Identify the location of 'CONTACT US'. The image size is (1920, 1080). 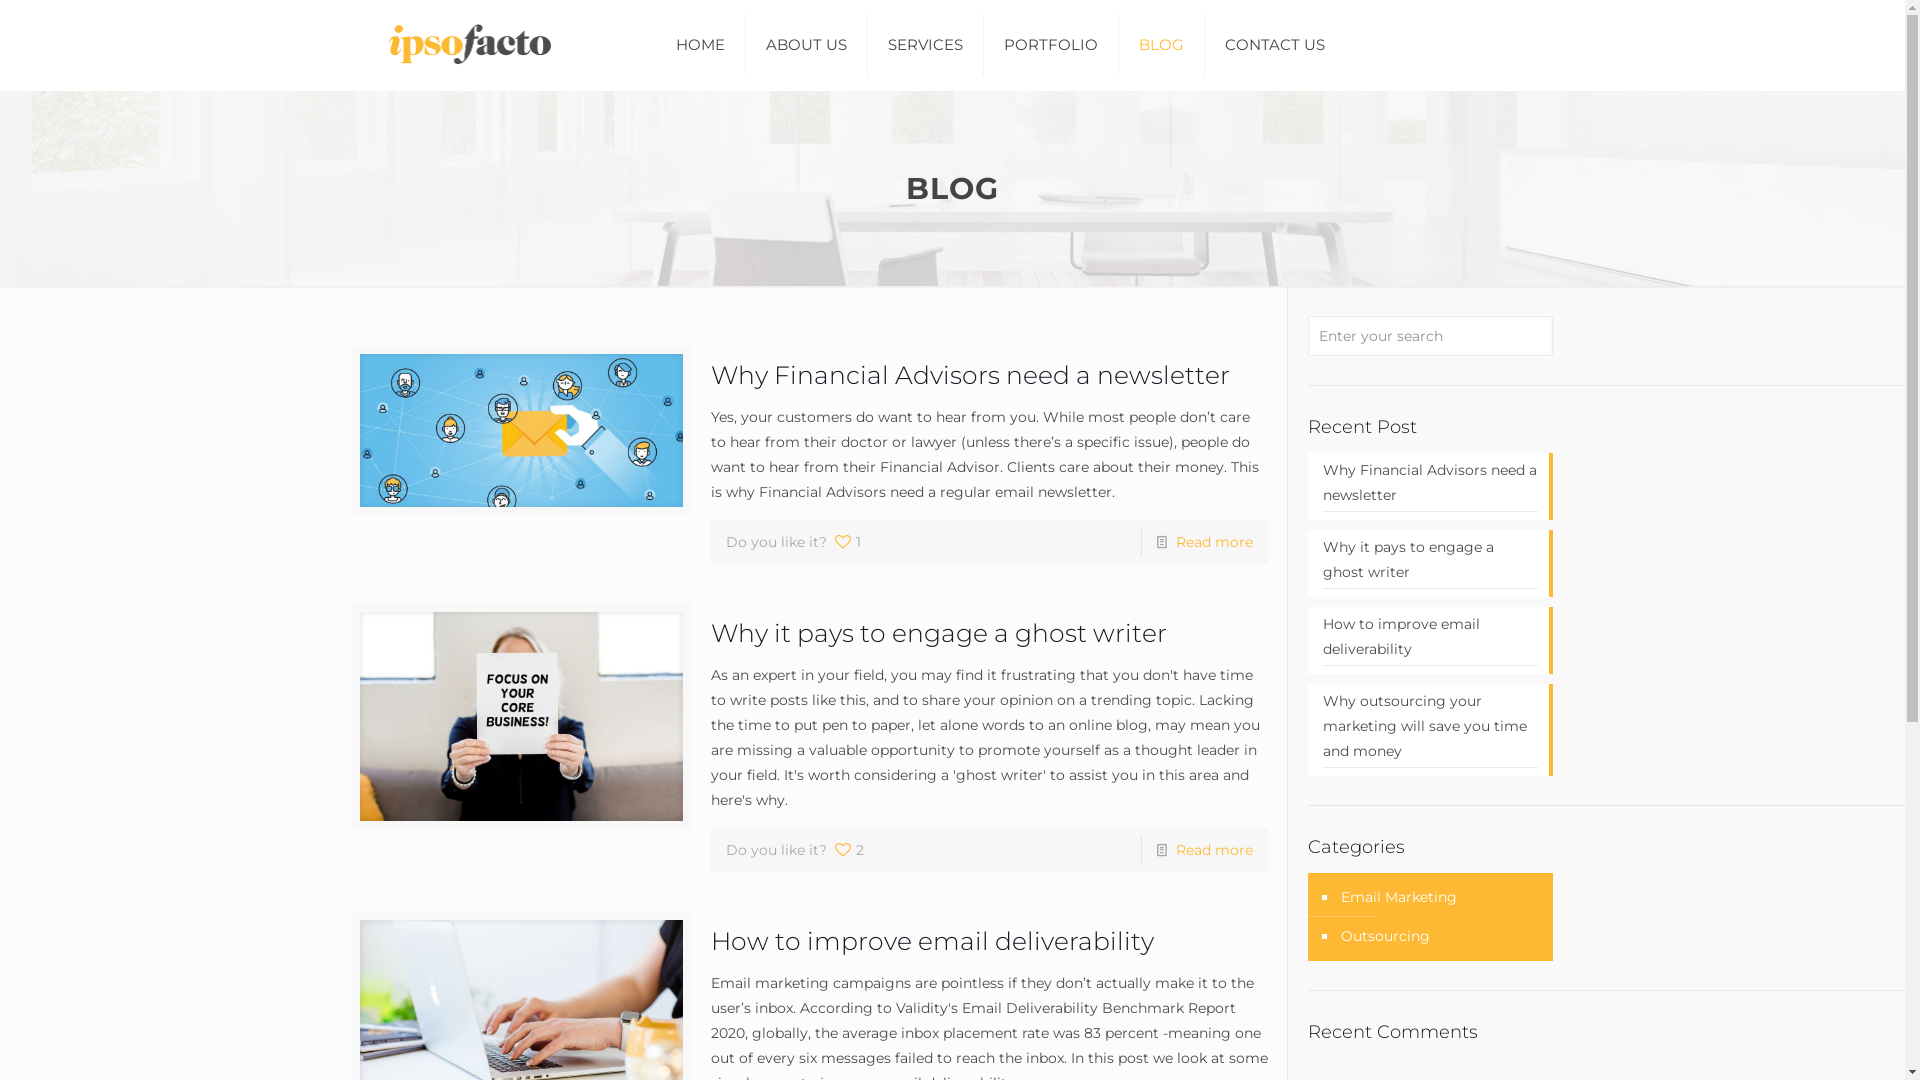
(1274, 45).